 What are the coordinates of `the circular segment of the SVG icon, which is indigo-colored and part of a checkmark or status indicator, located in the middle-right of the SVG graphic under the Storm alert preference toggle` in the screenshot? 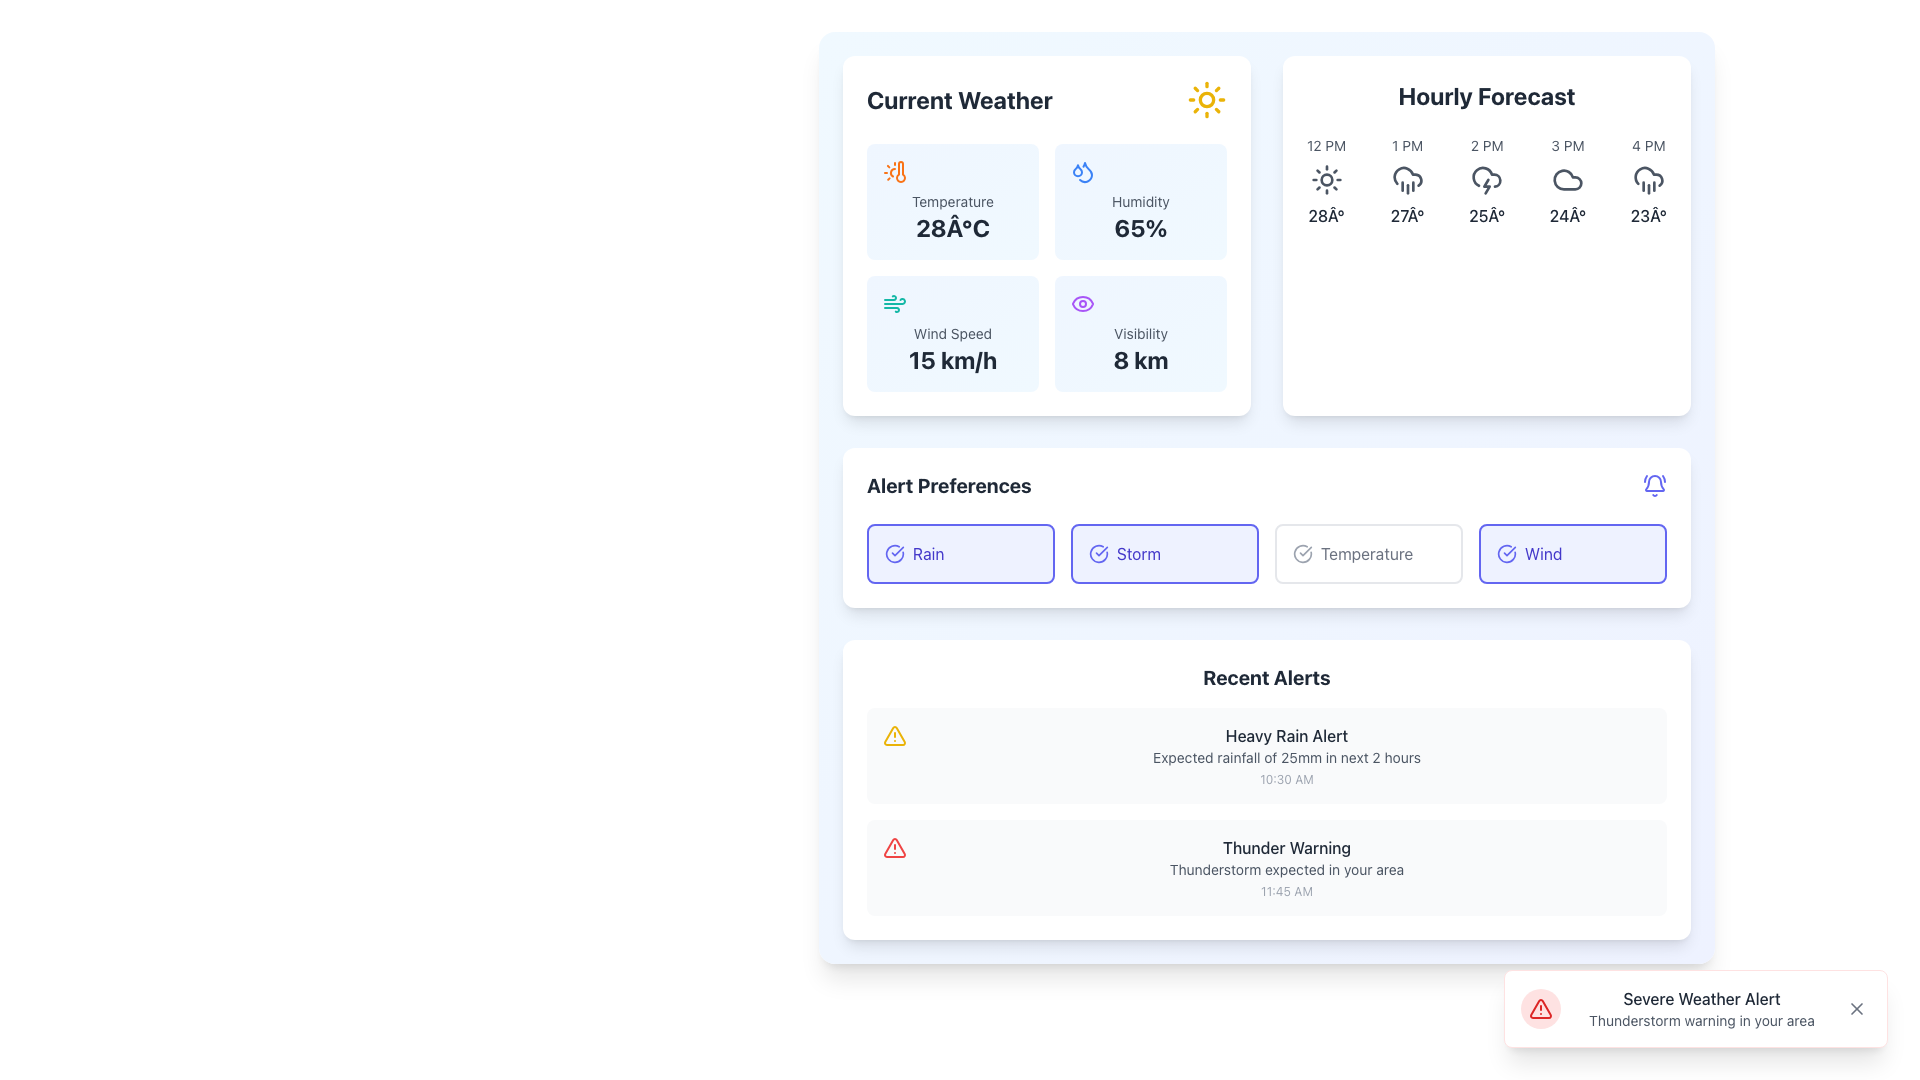 It's located at (1098, 554).